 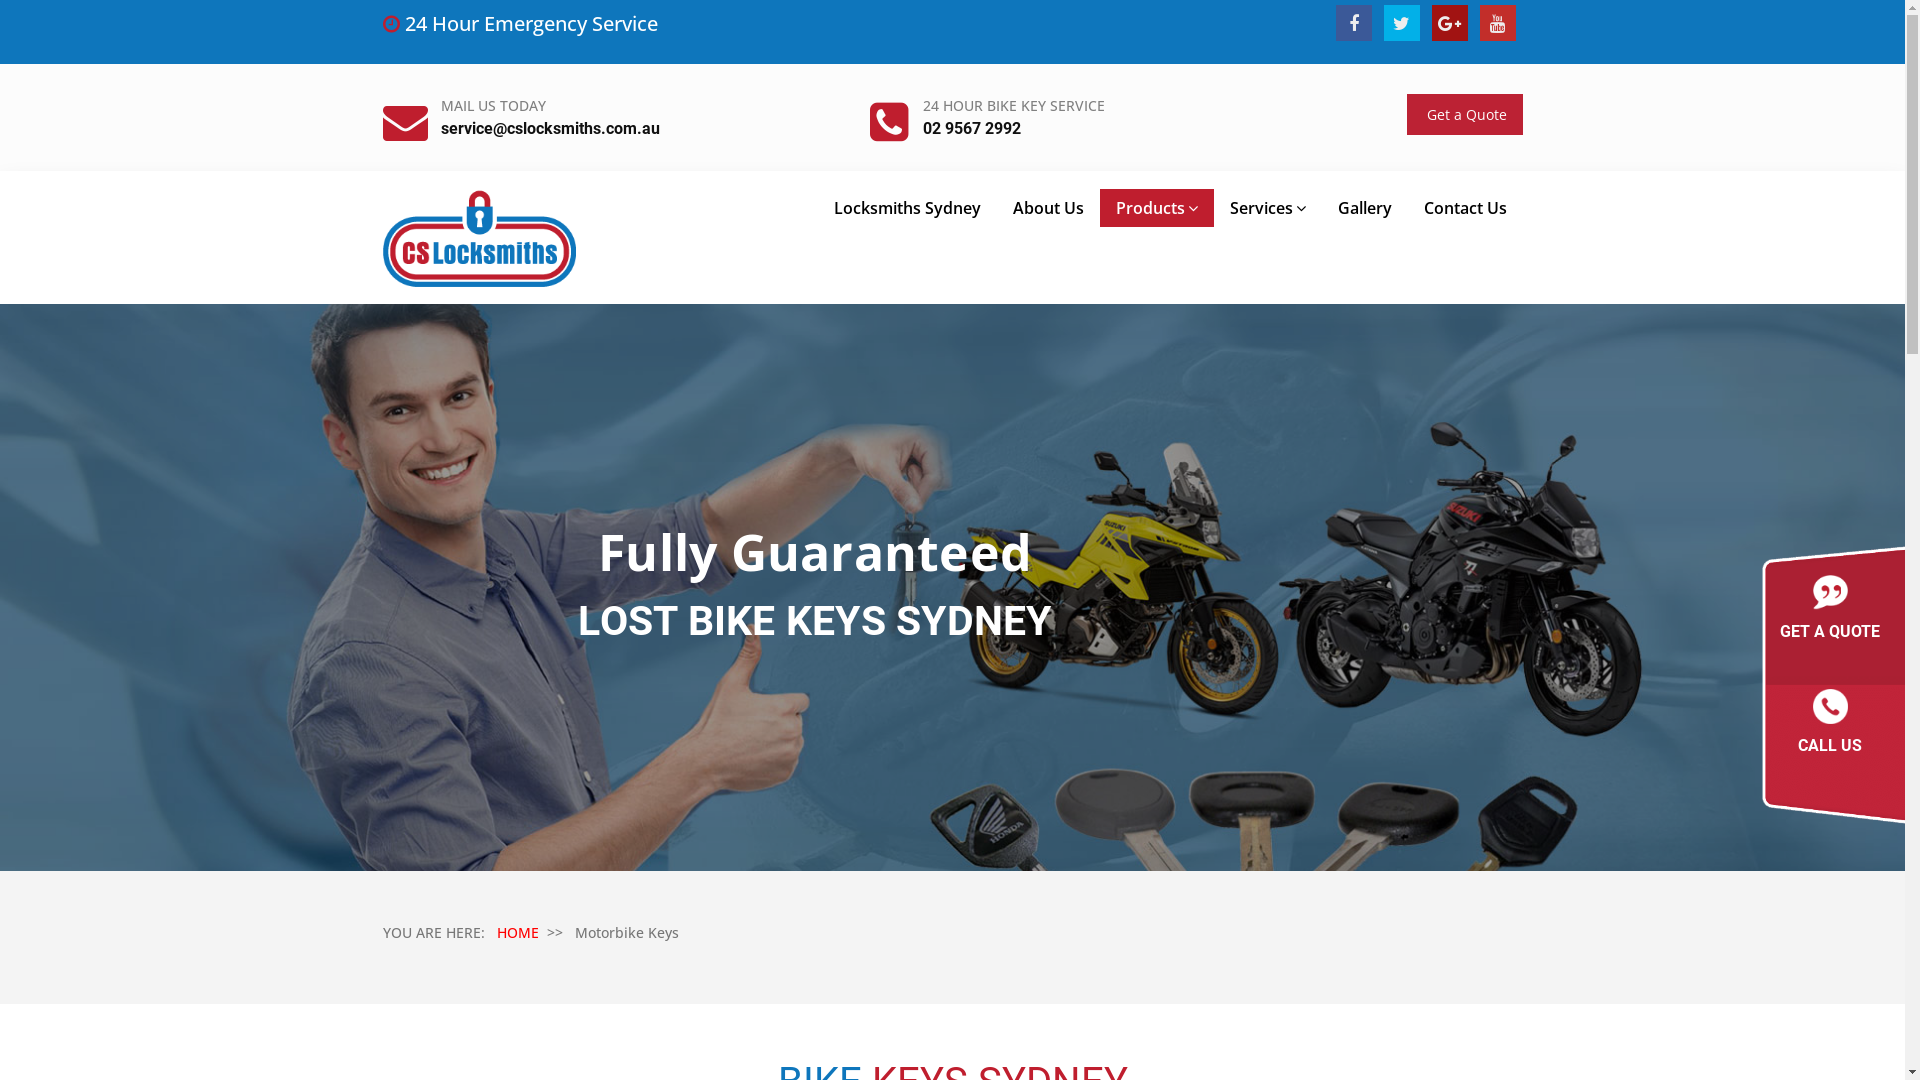 I want to click on 'CALL US', so click(x=1829, y=726).